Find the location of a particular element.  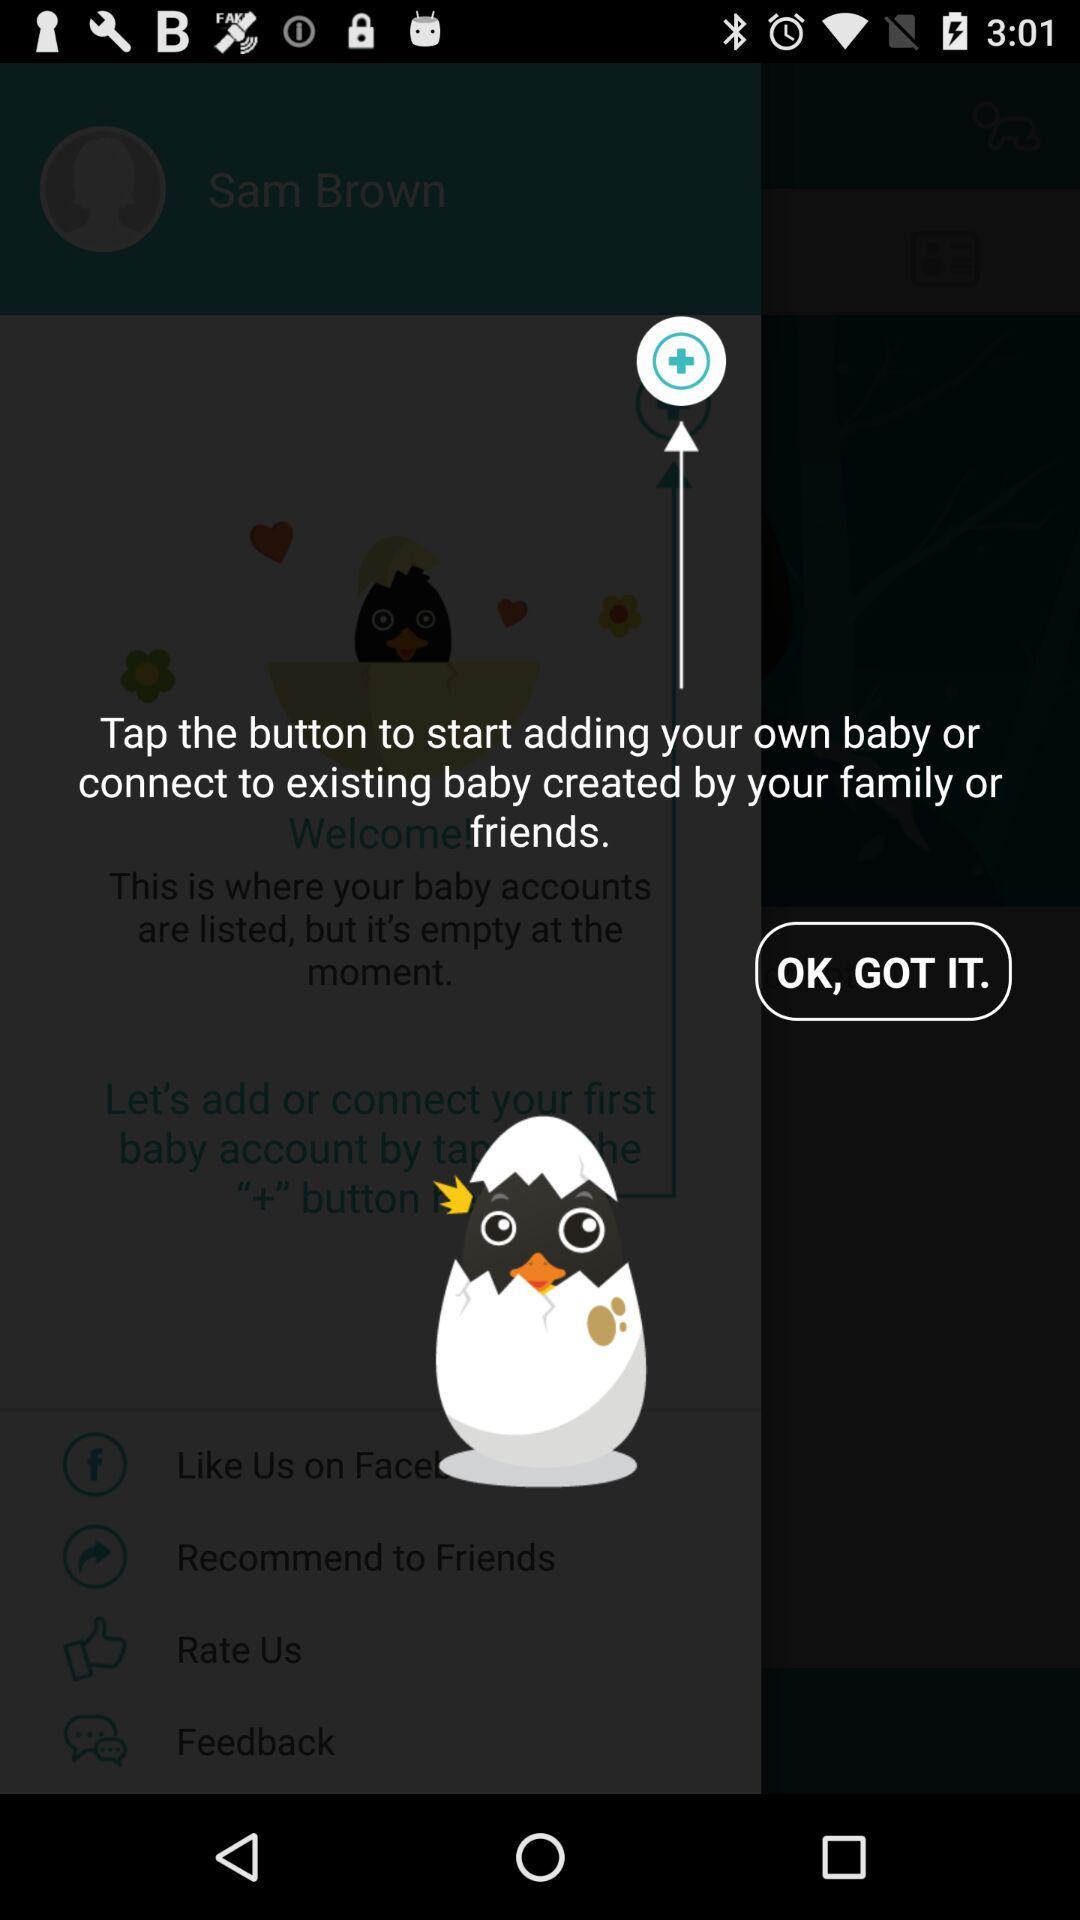

botton to start addining your own baby or connect to existen baby is located at coordinates (680, 361).